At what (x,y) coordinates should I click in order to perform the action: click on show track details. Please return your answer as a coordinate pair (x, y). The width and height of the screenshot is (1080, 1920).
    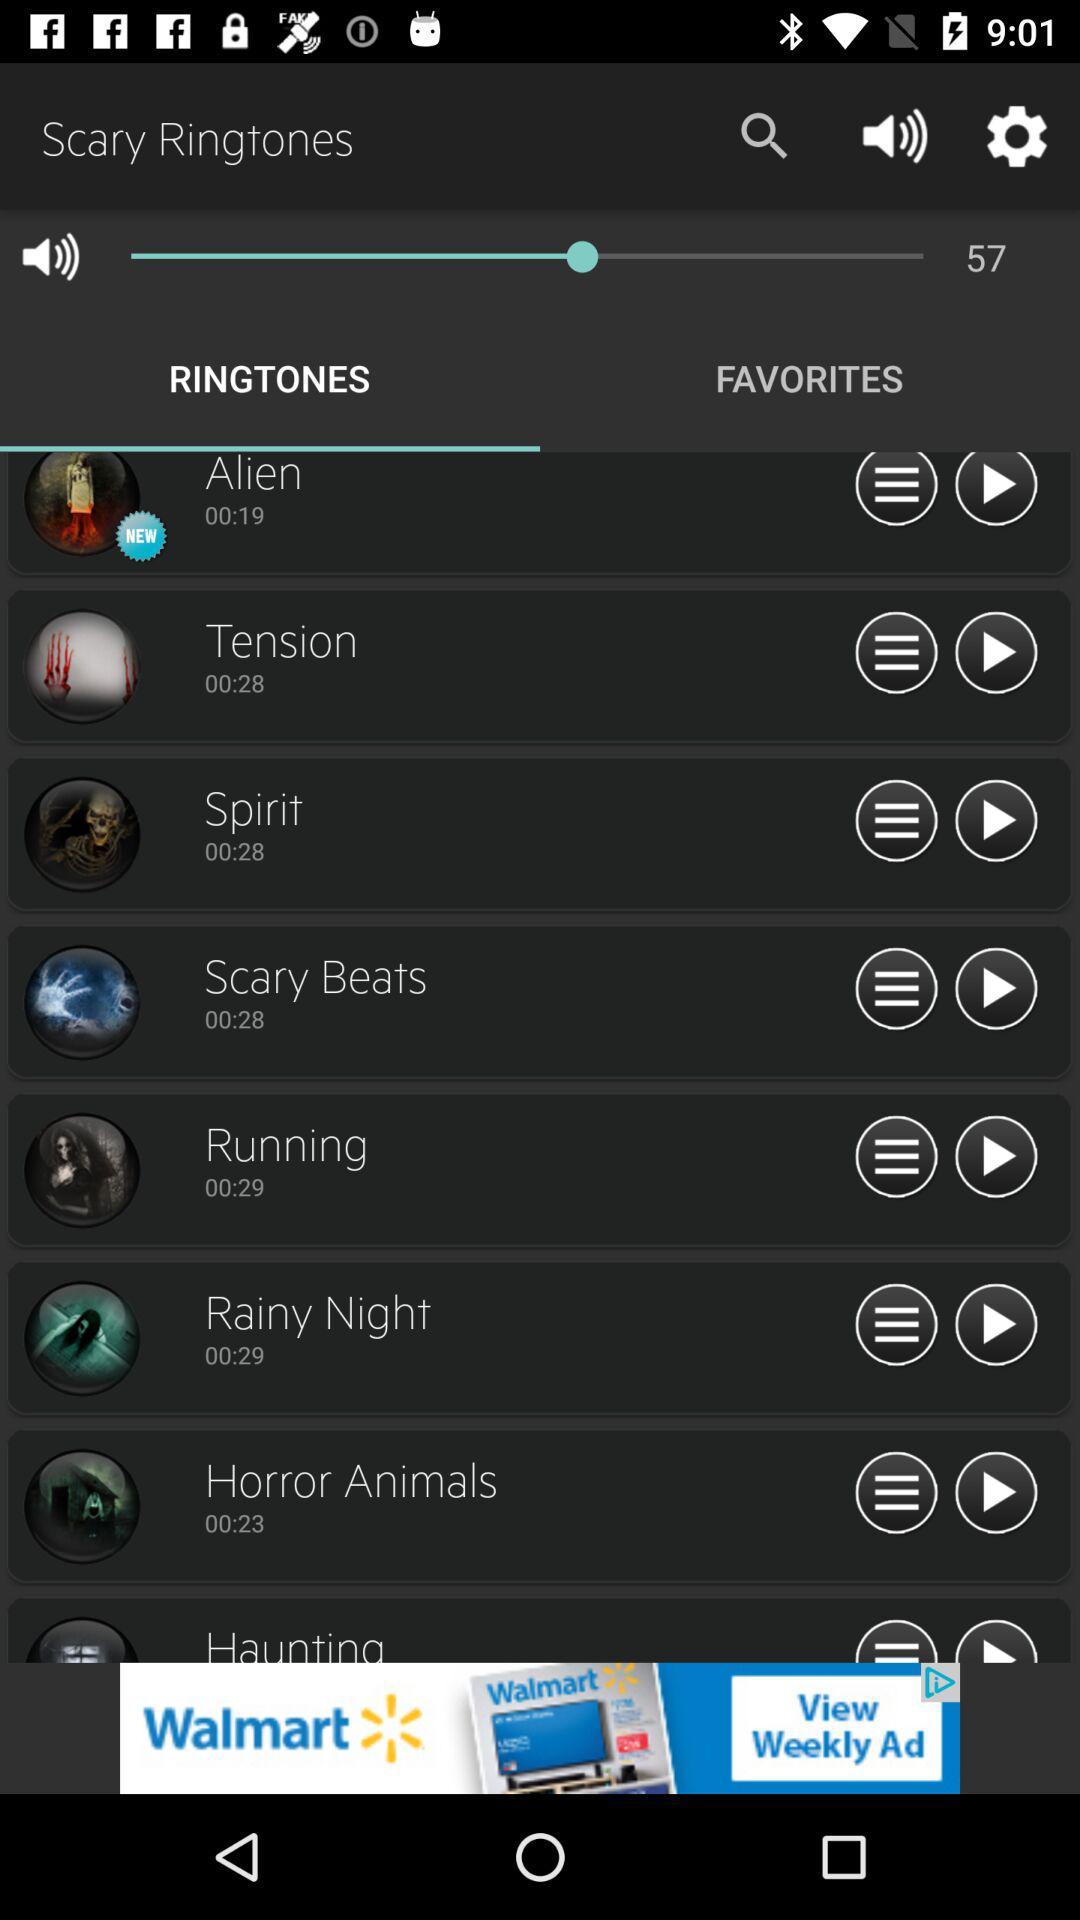
    Looking at the image, I should click on (895, 1638).